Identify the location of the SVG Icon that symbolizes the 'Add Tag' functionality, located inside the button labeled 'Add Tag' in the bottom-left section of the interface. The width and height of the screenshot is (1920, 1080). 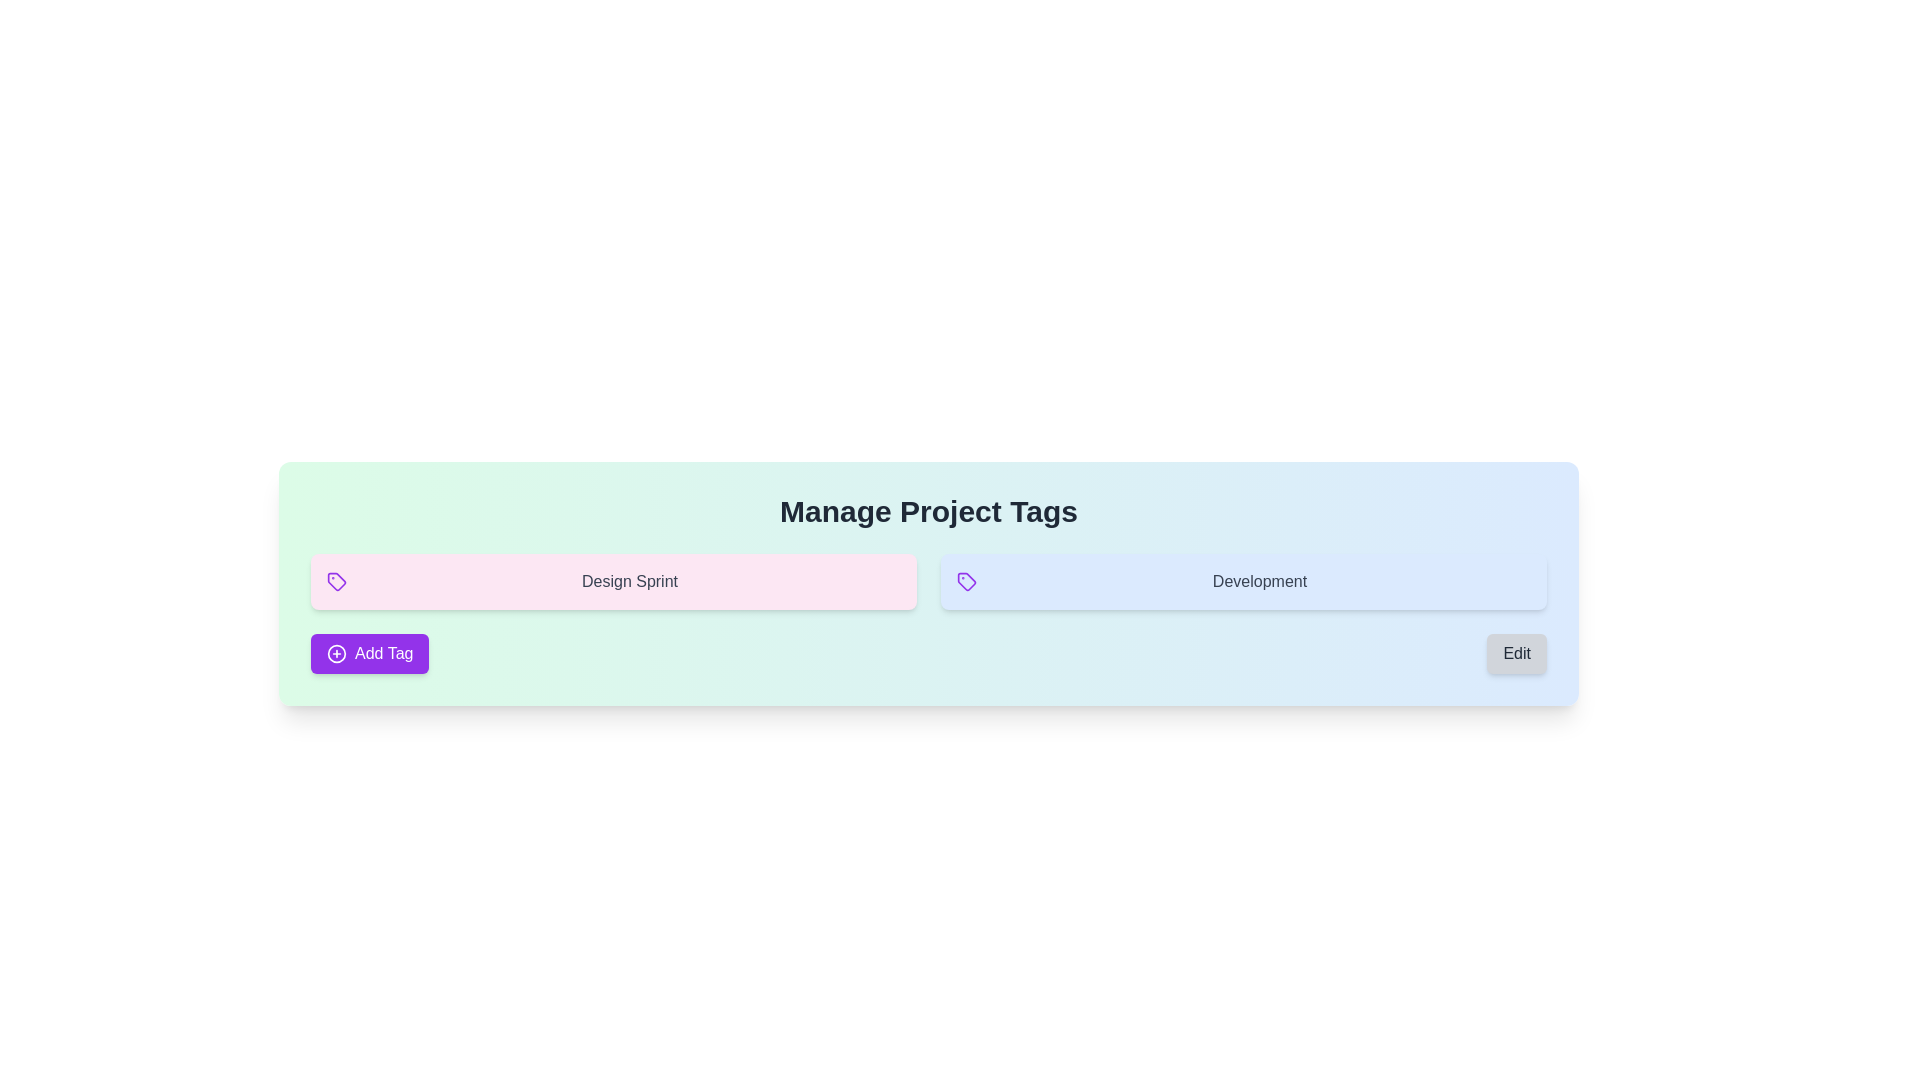
(336, 654).